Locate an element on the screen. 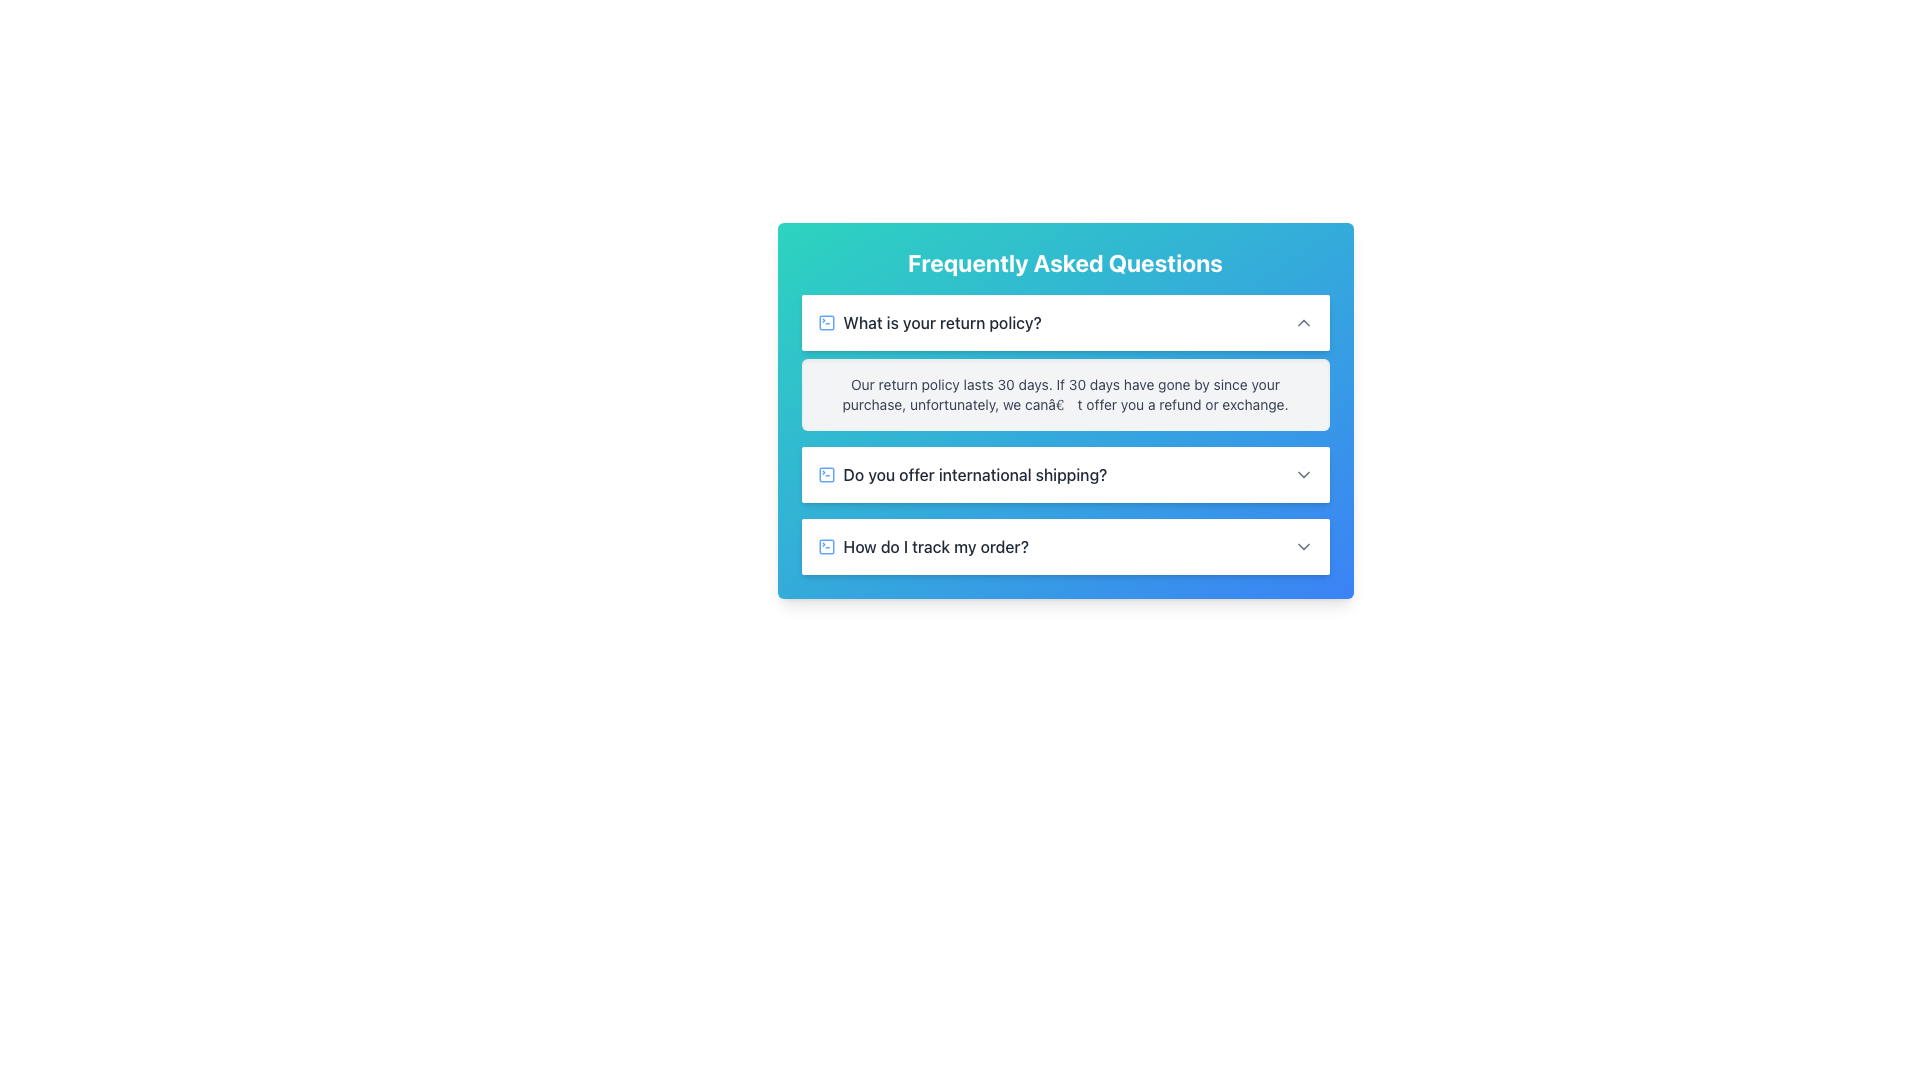  the icon that serves as a visual clue or indicator associated with the text label 'How do I track my order?' in the FAQ interface is located at coordinates (826, 547).